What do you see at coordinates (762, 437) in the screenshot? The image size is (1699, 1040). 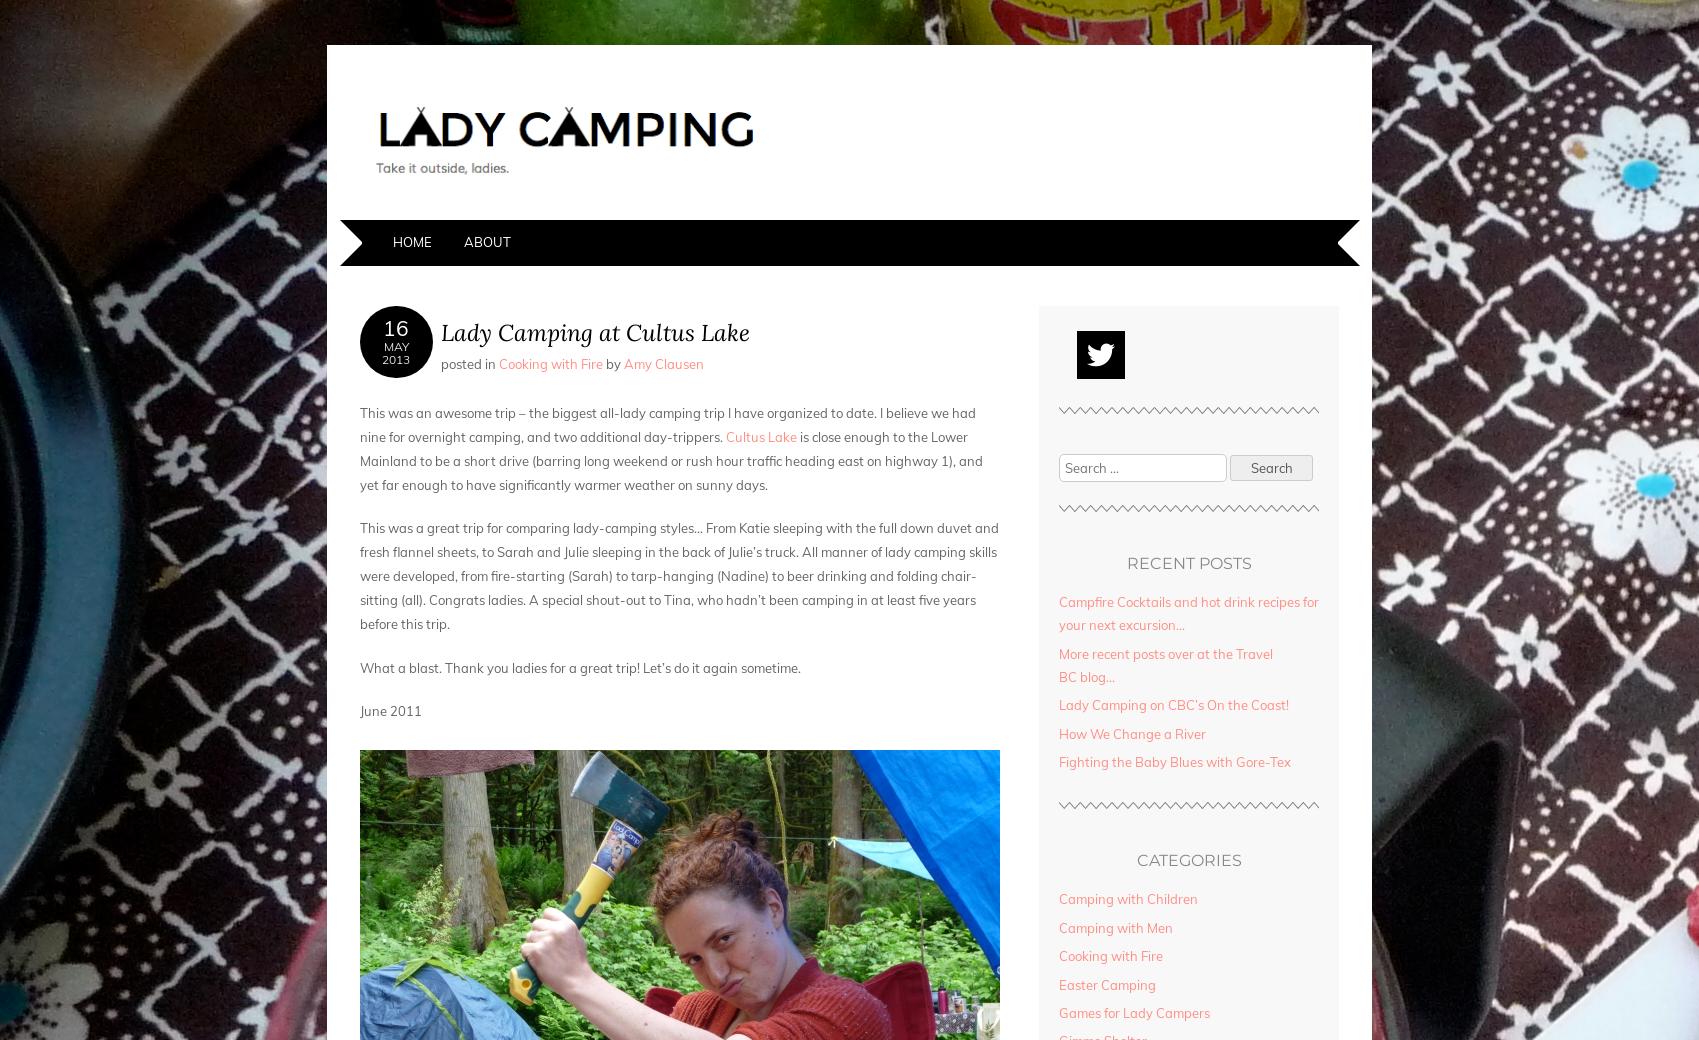 I see `'Cultus Lake'` at bounding box center [762, 437].